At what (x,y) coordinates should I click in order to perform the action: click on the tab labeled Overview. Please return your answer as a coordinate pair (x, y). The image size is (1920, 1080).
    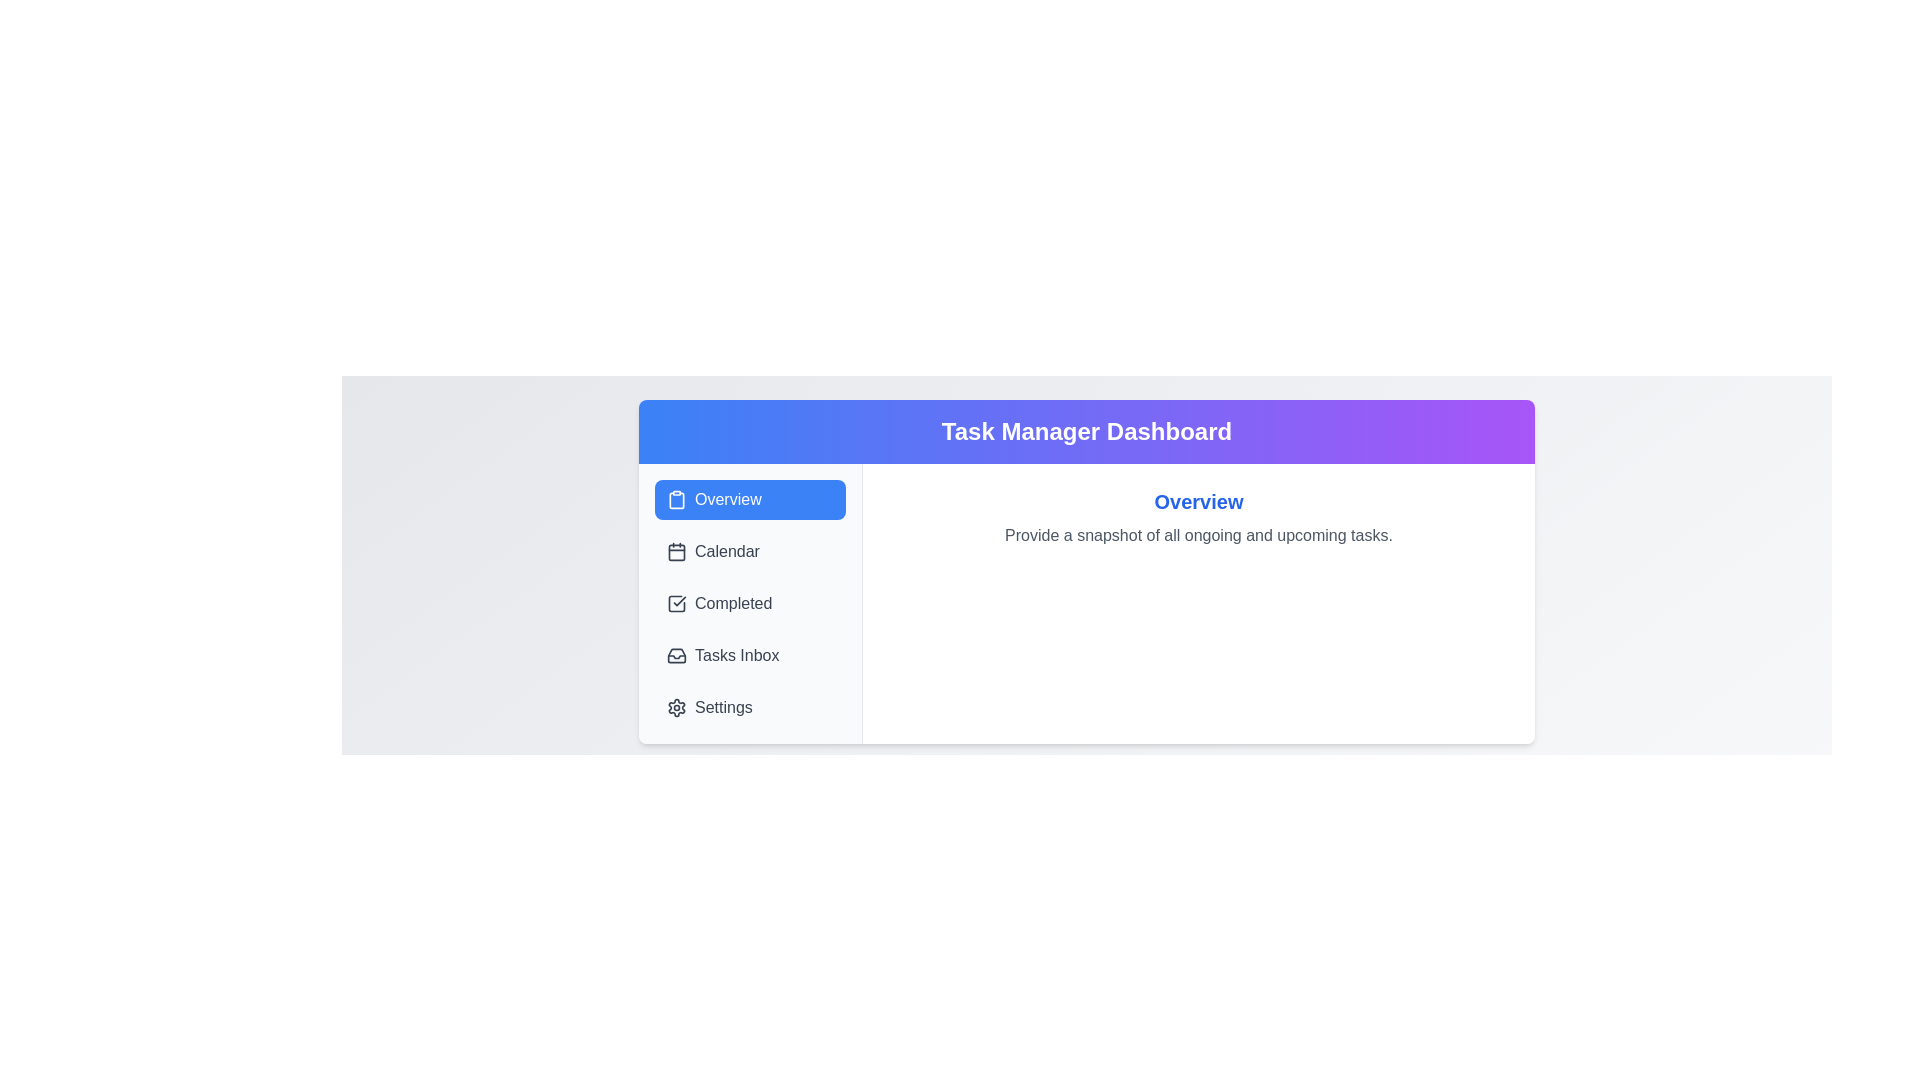
    Looking at the image, I should click on (749, 499).